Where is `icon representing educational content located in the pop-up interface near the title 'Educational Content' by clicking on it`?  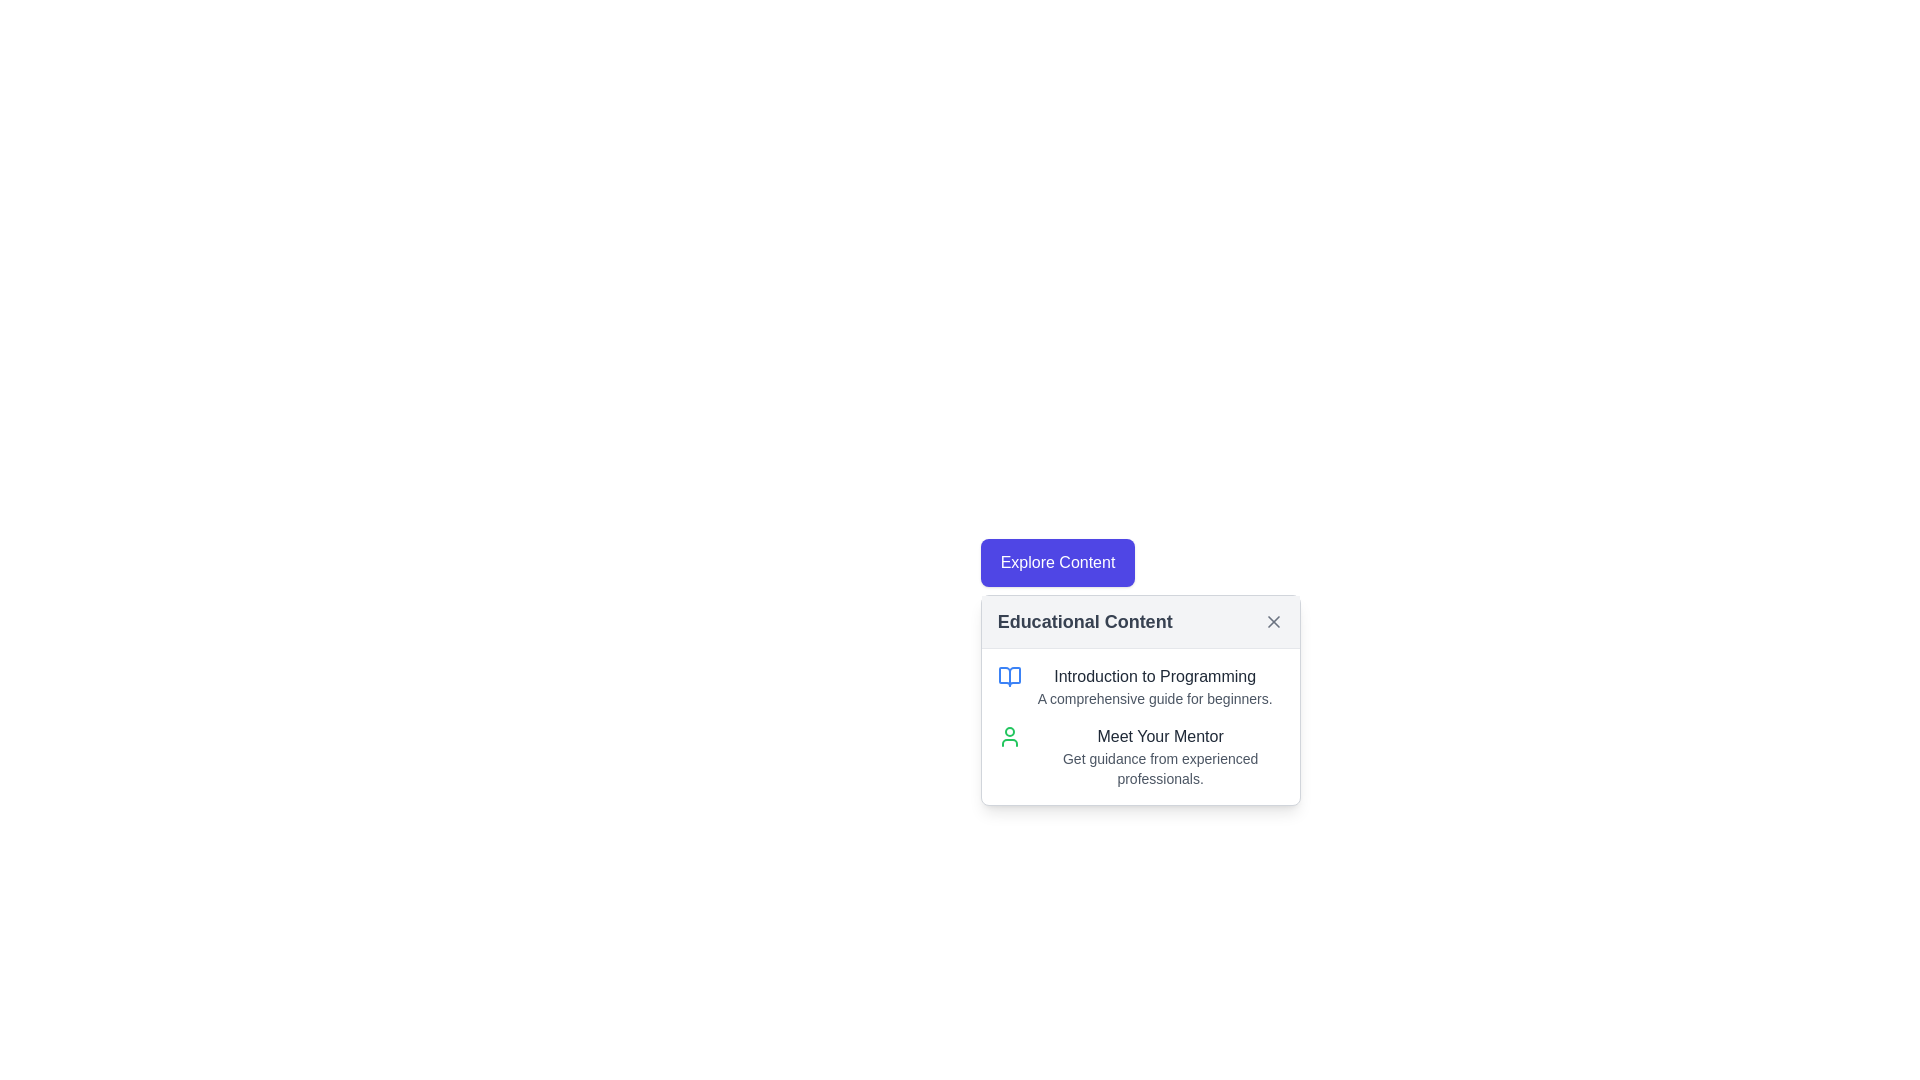
icon representing educational content located in the pop-up interface near the title 'Educational Content' by clicking on it is located at coordinates (1009, 676).